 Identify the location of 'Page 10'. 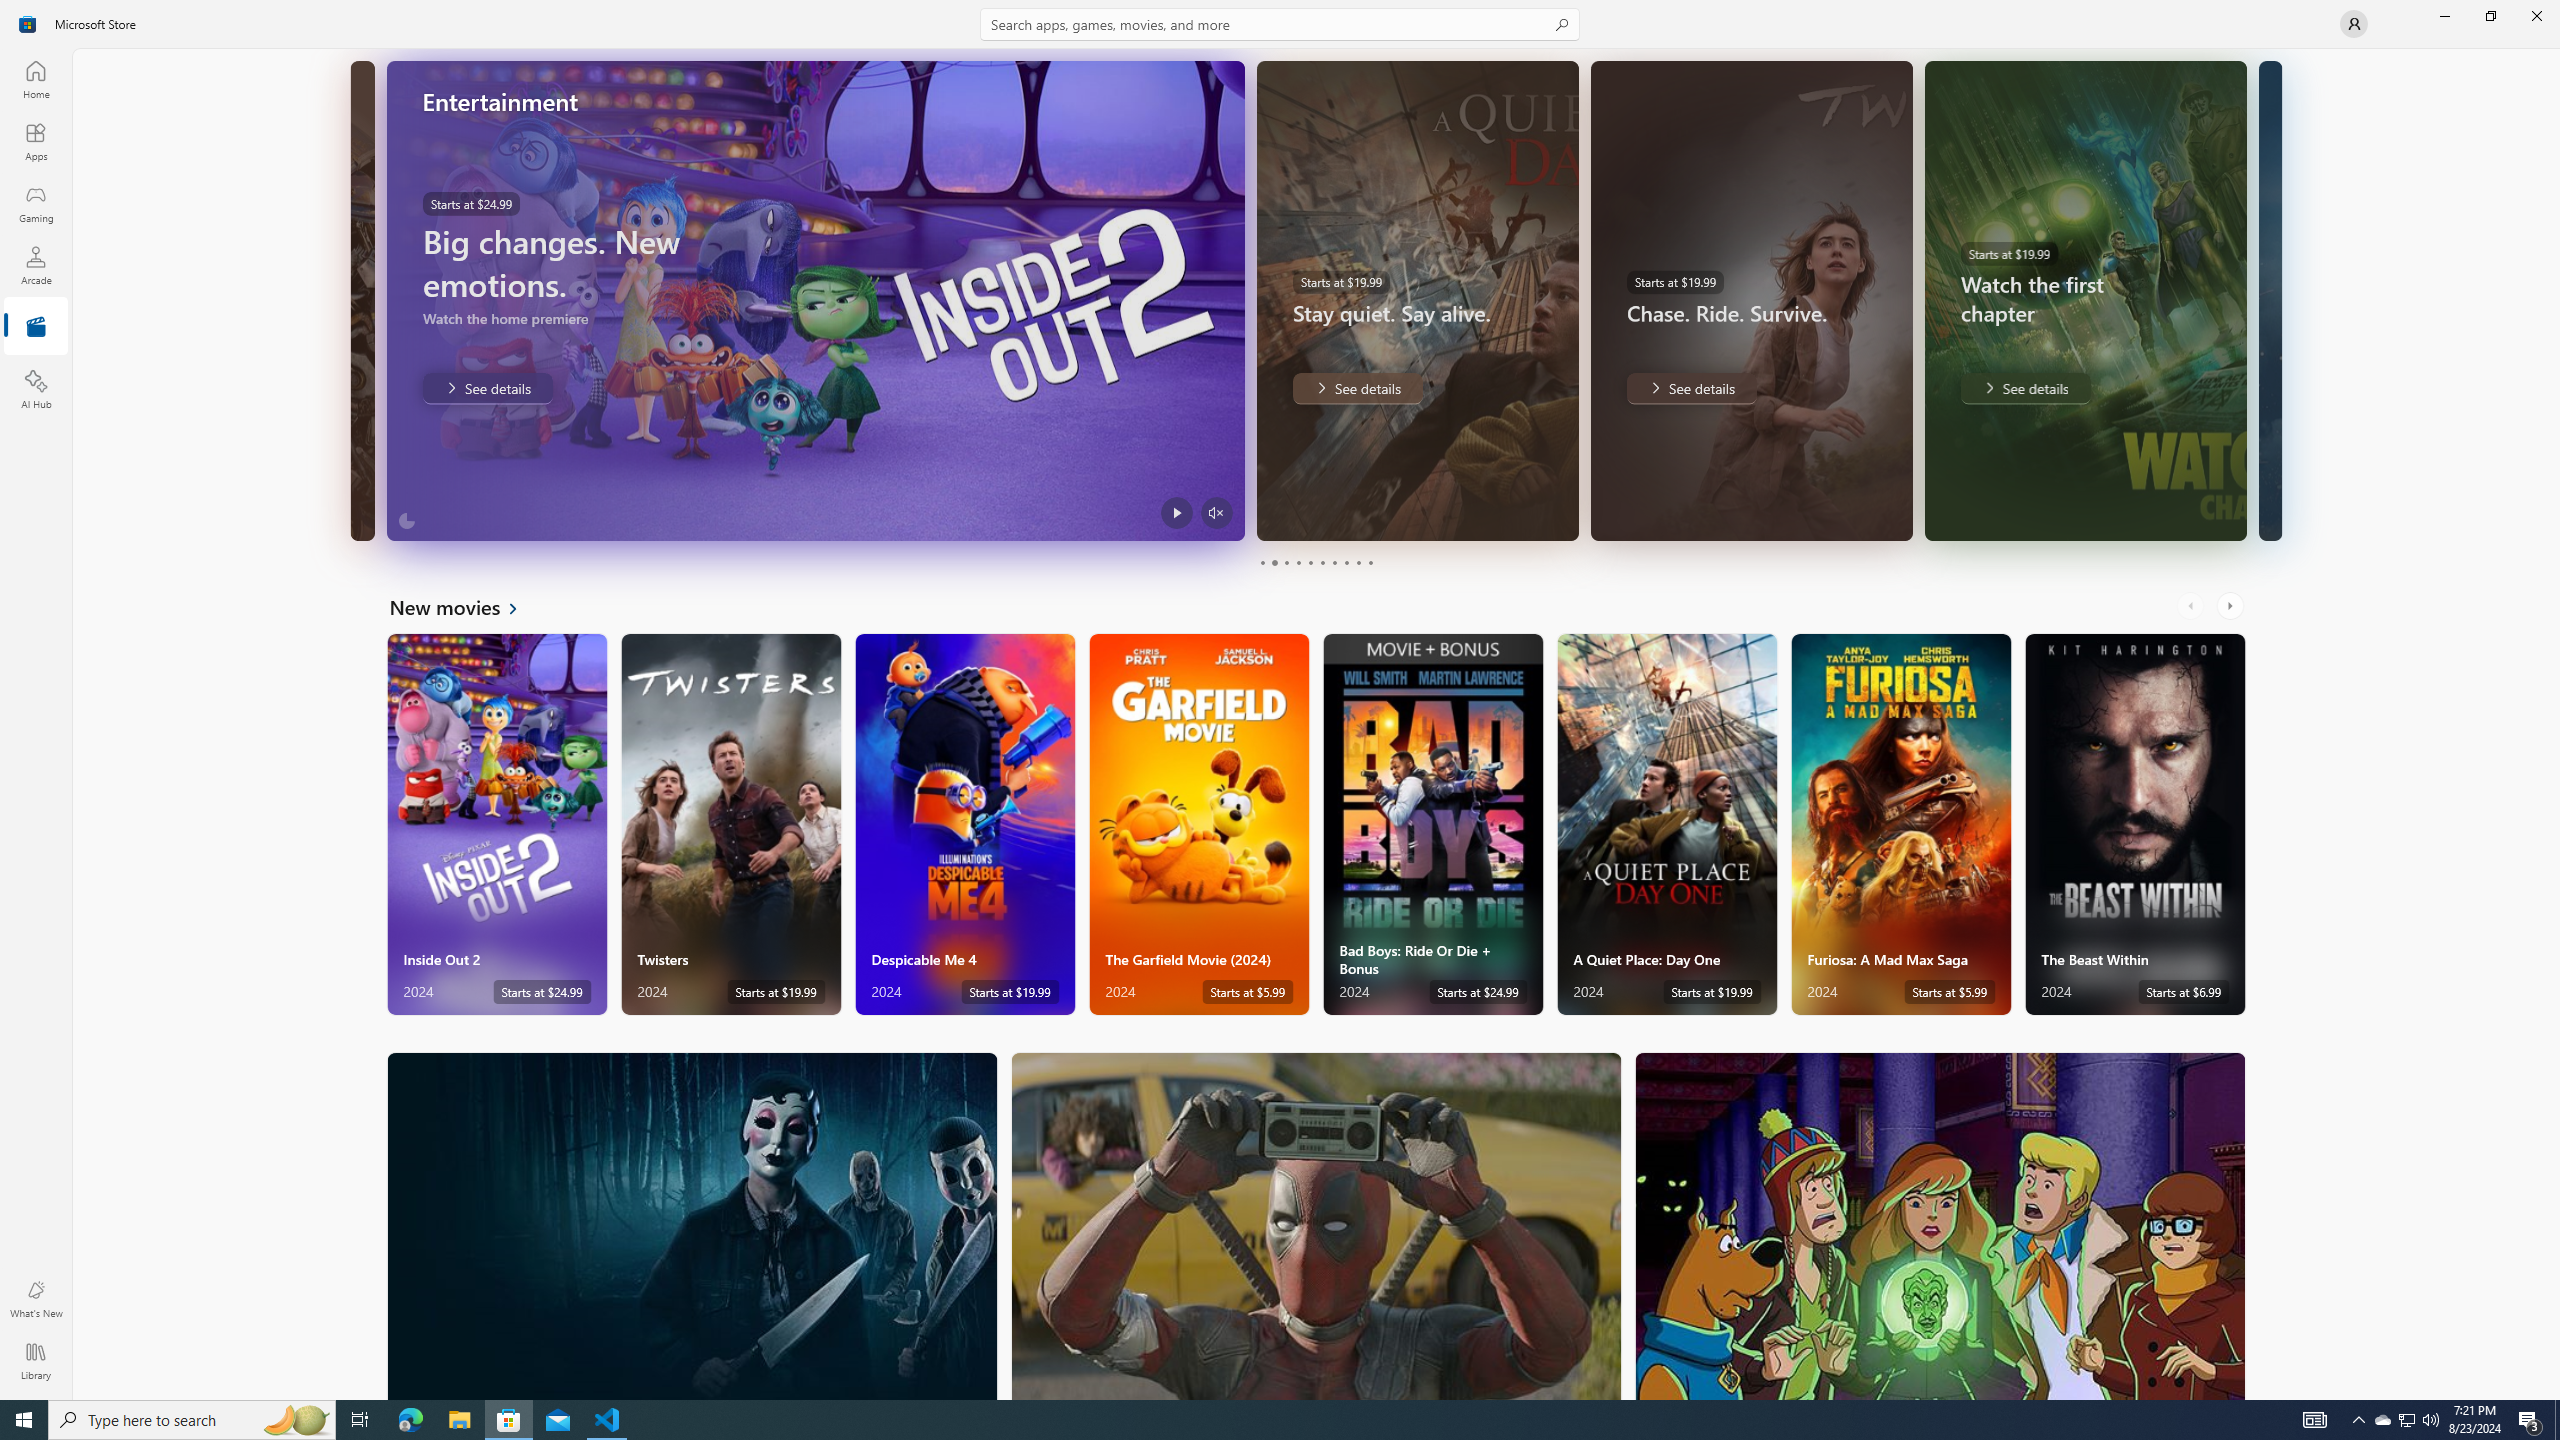
(1369, 562).